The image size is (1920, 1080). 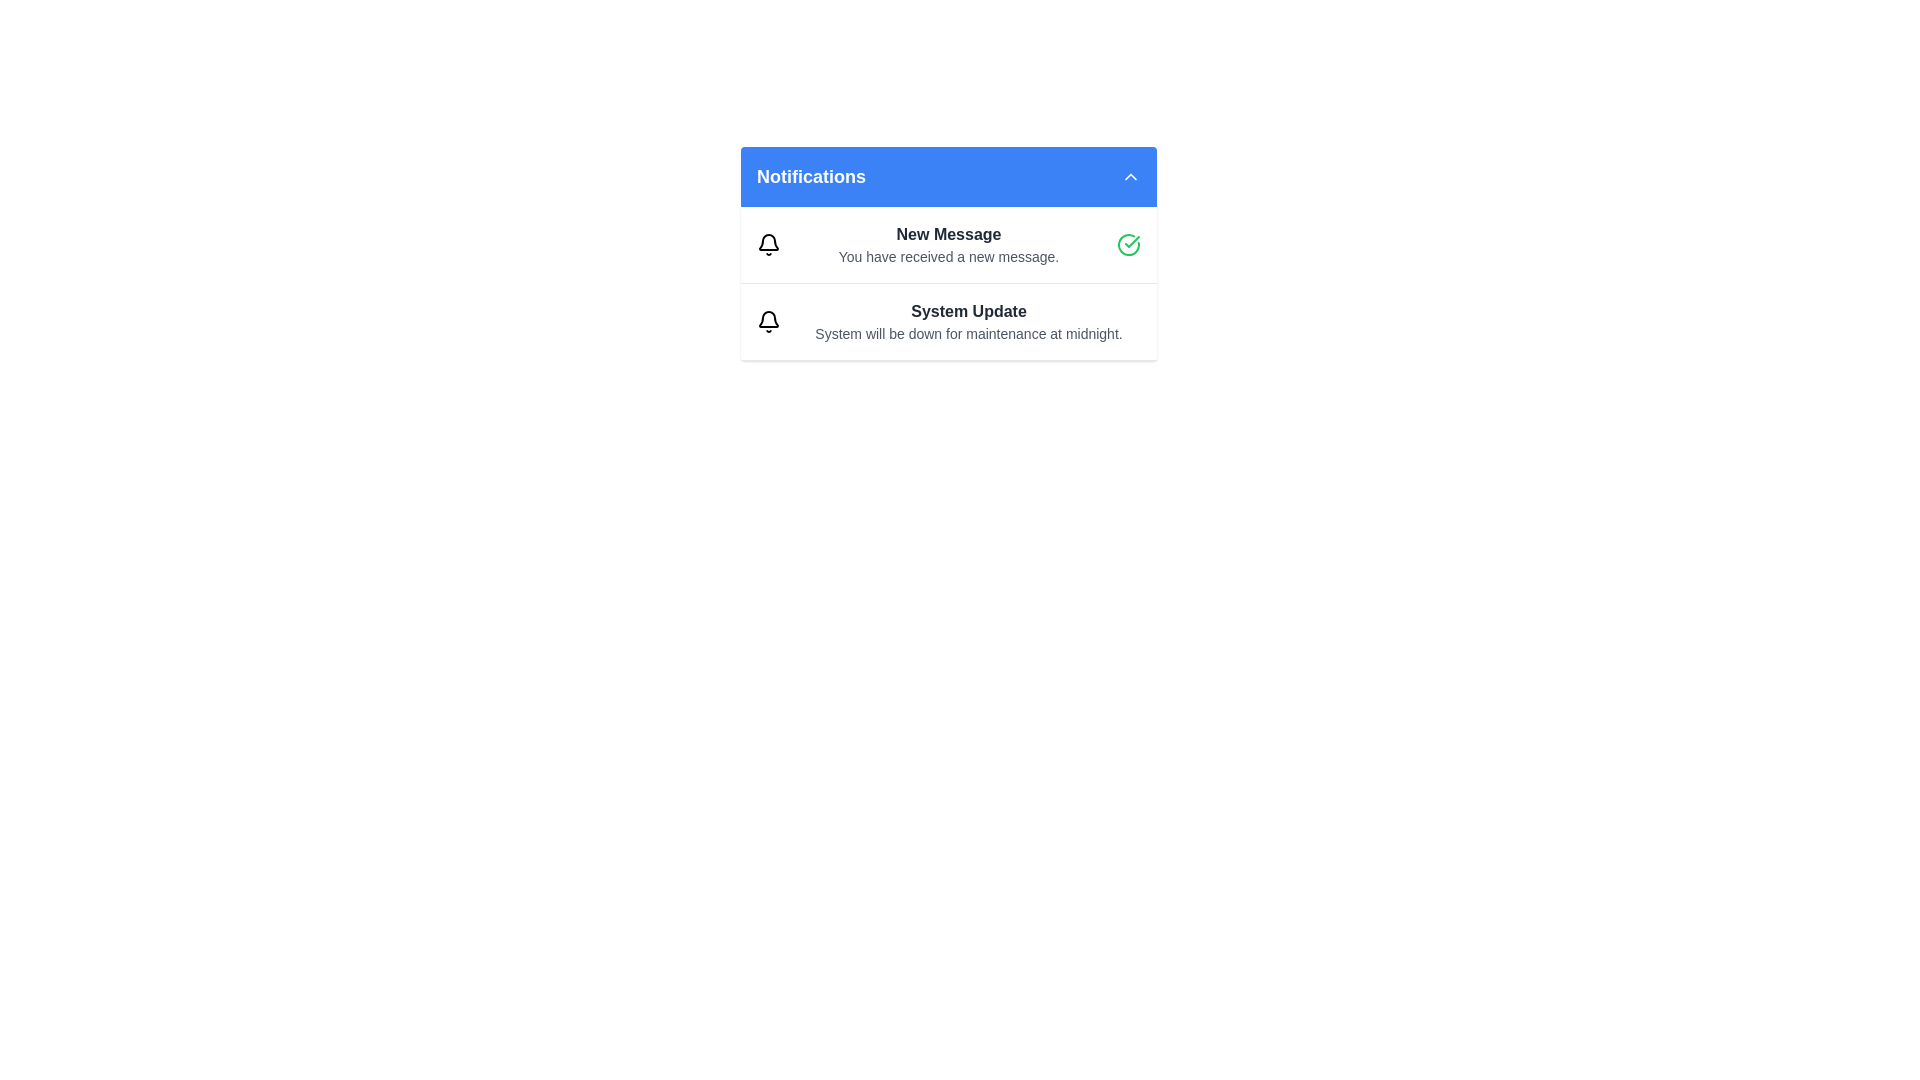 I want to click on the chevron icon button, so click(x=1131, y=176).